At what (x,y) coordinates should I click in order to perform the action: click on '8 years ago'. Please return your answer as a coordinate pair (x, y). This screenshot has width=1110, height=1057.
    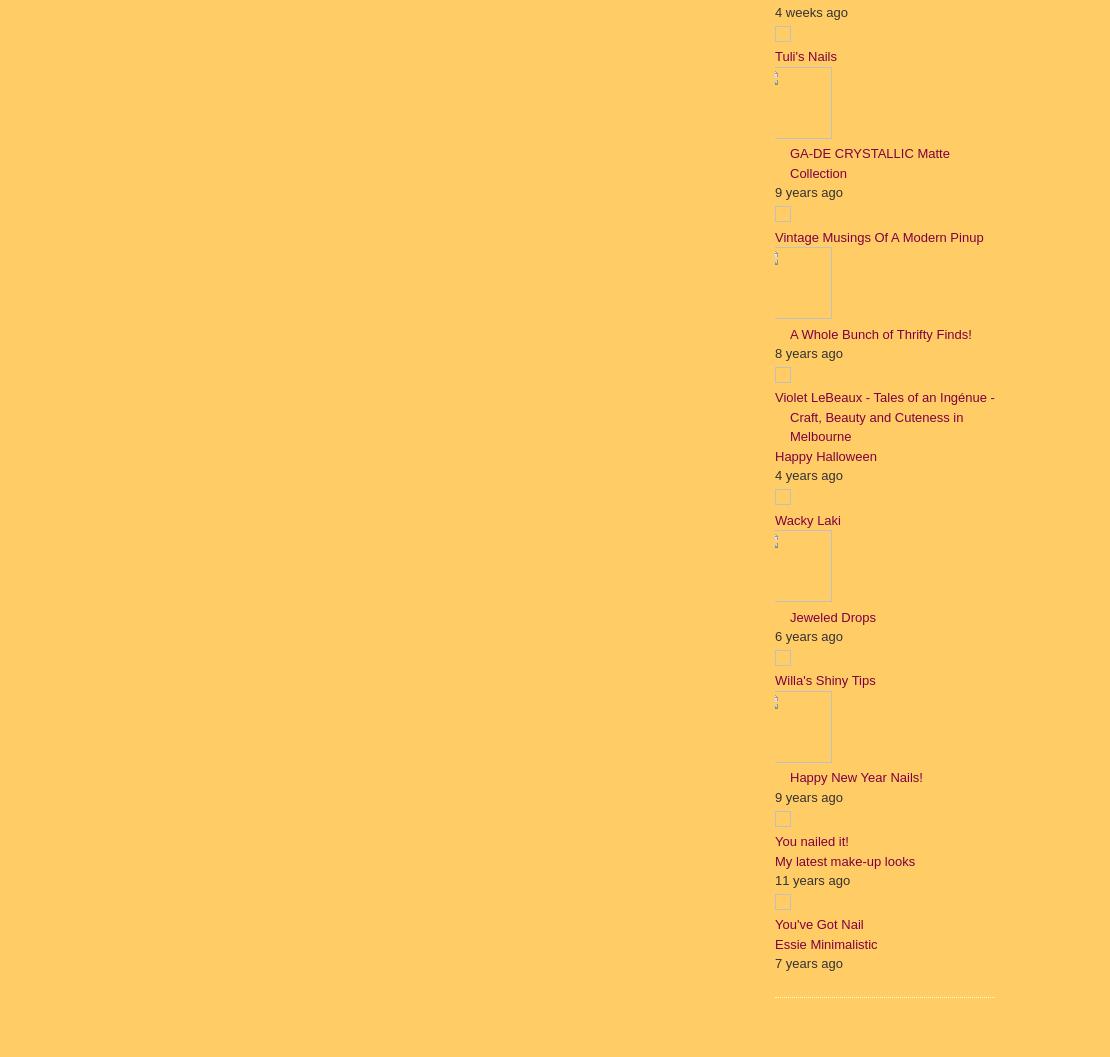
    Looking at the image, I should click on (808, 353).